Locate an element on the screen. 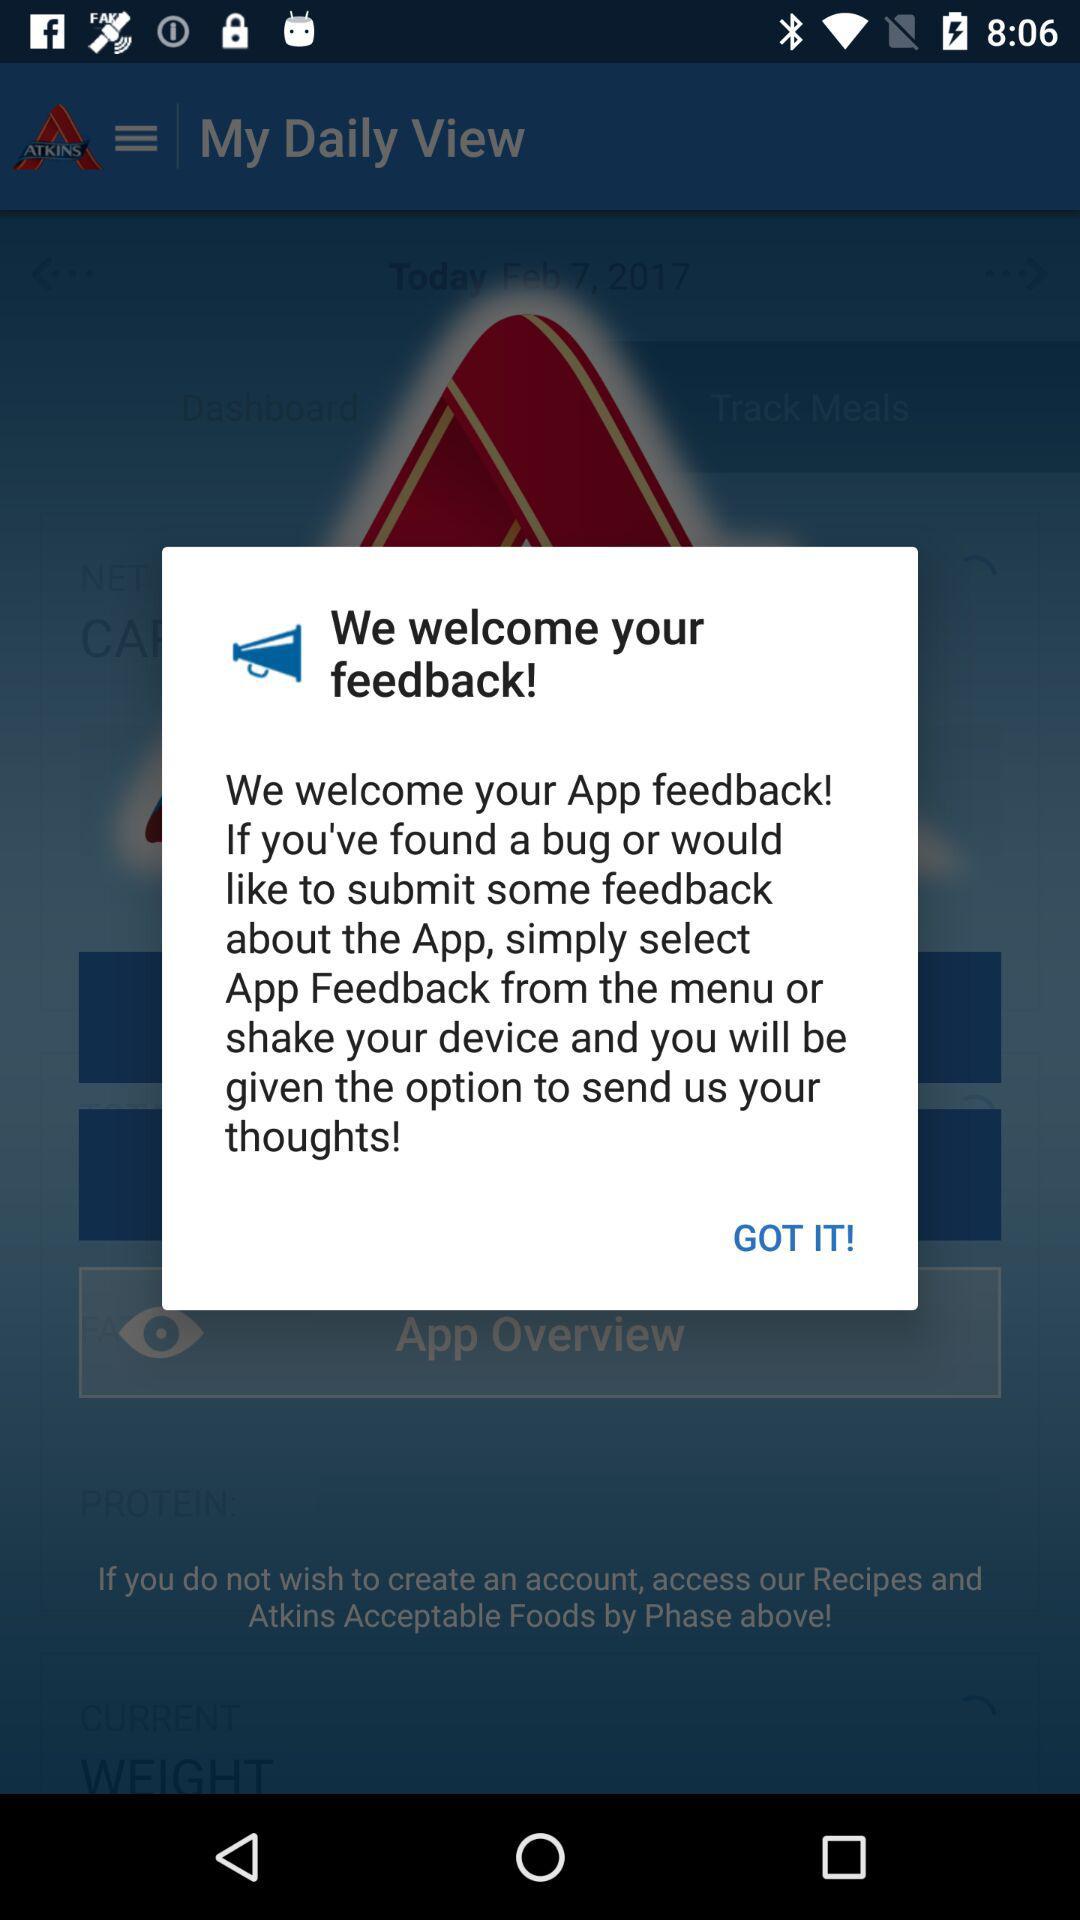  the got it! item is located at coordinates (792, 1235).